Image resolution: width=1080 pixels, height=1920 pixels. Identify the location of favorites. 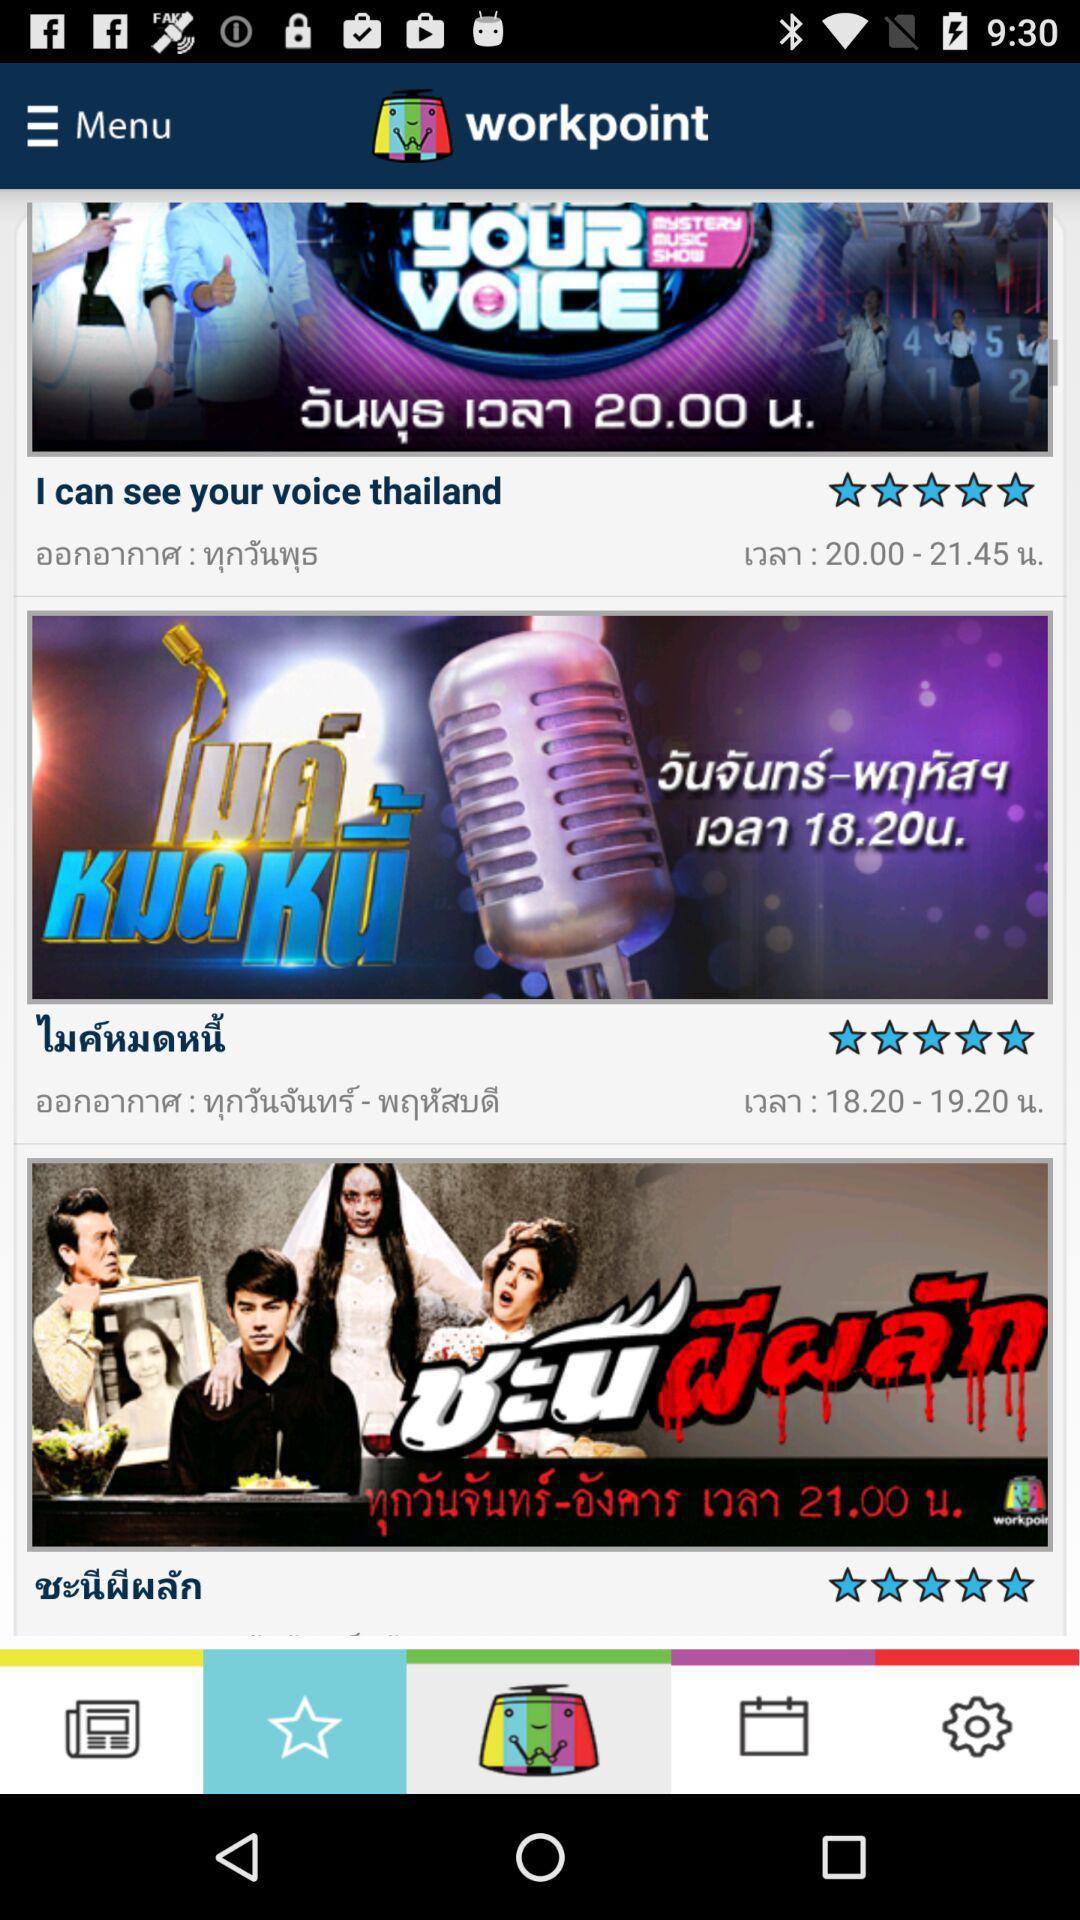
(304, 1720).